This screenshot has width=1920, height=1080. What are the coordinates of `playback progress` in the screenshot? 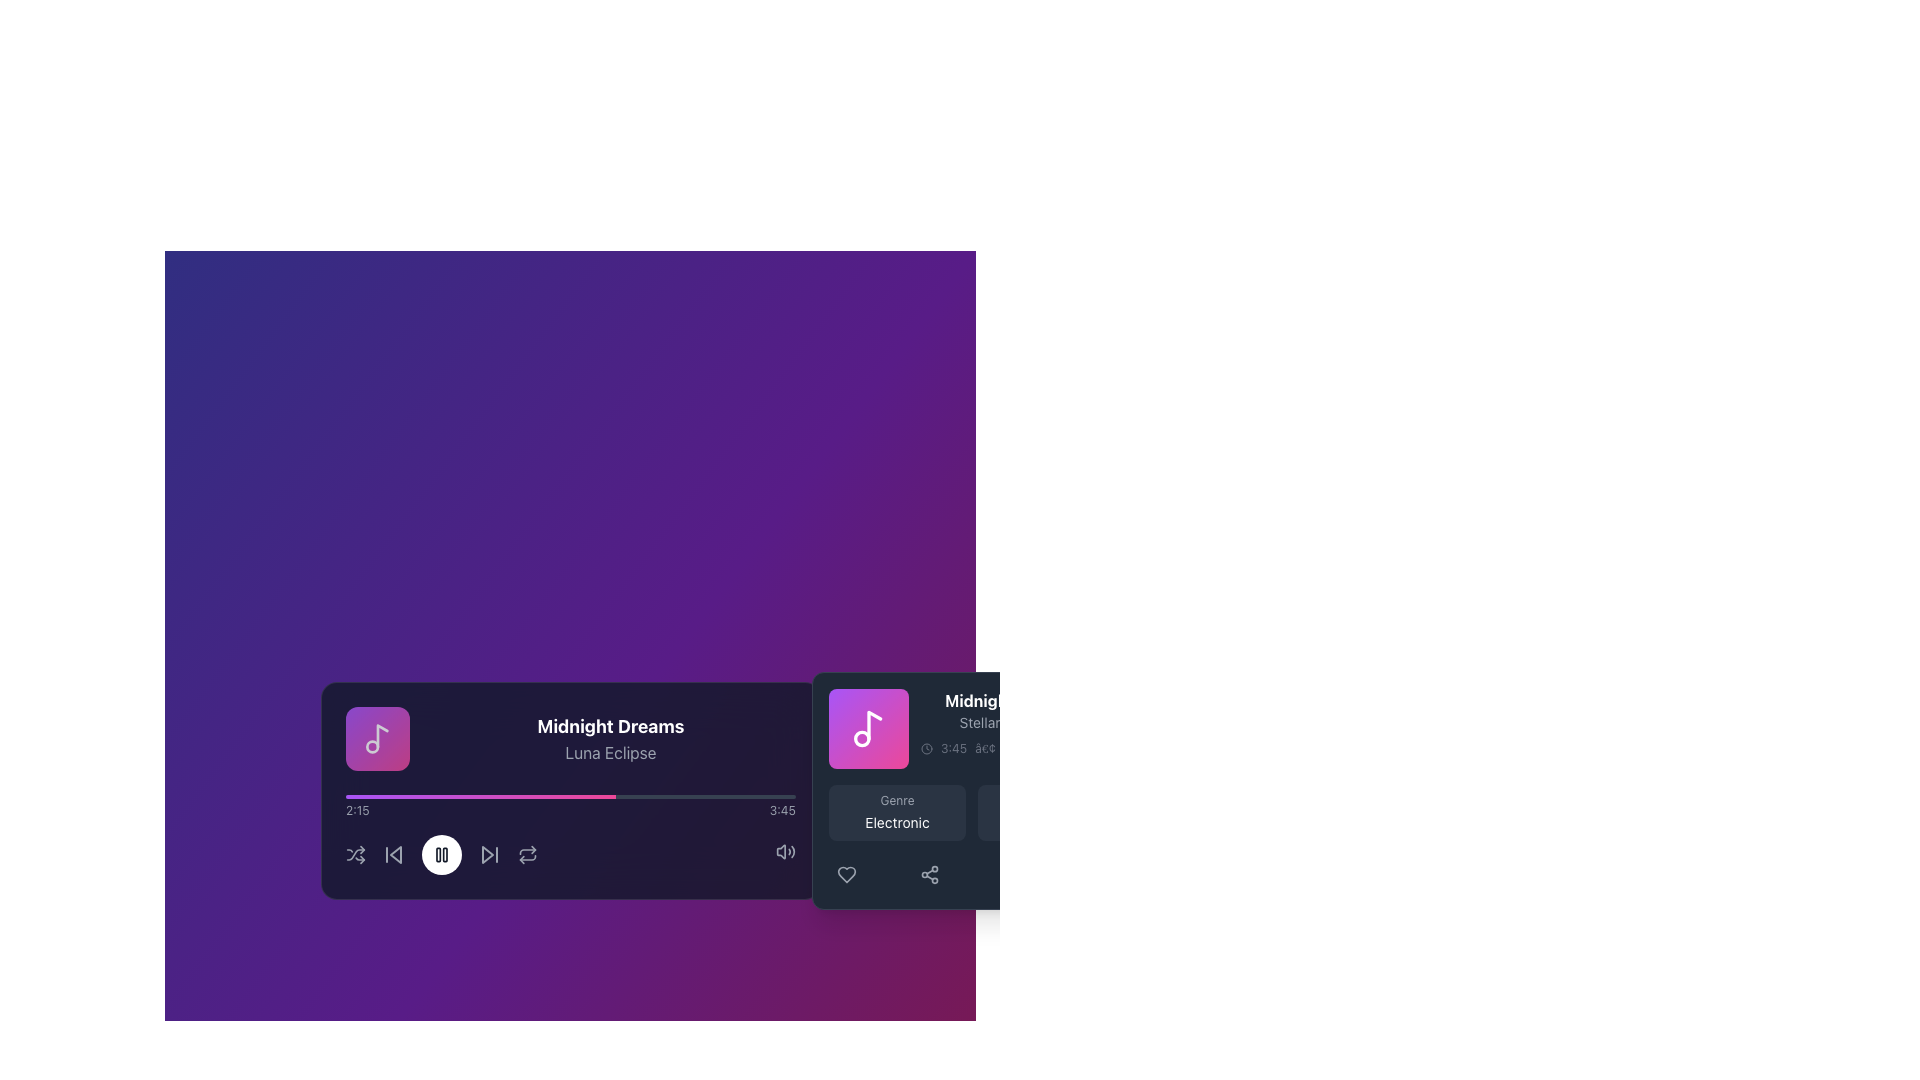 It's located at (592, 796).